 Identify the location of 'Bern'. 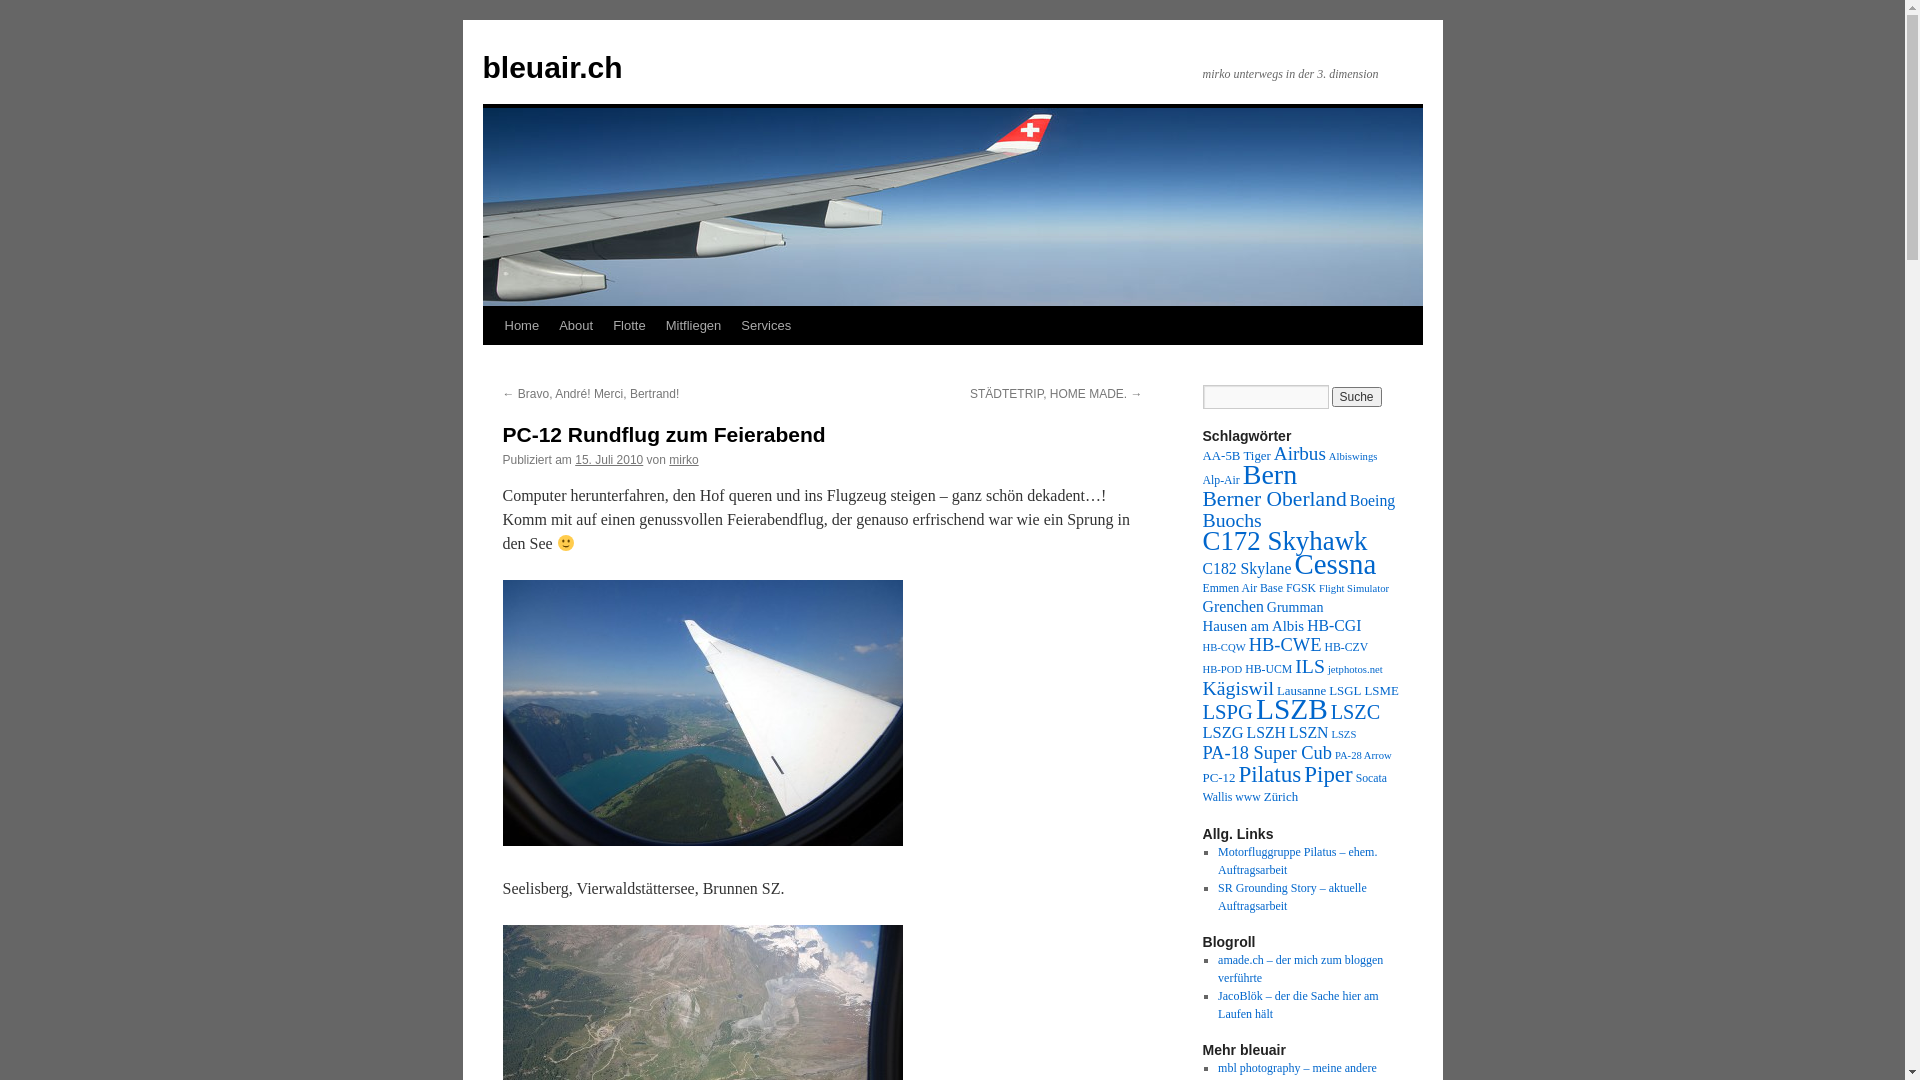
(1269, 474).